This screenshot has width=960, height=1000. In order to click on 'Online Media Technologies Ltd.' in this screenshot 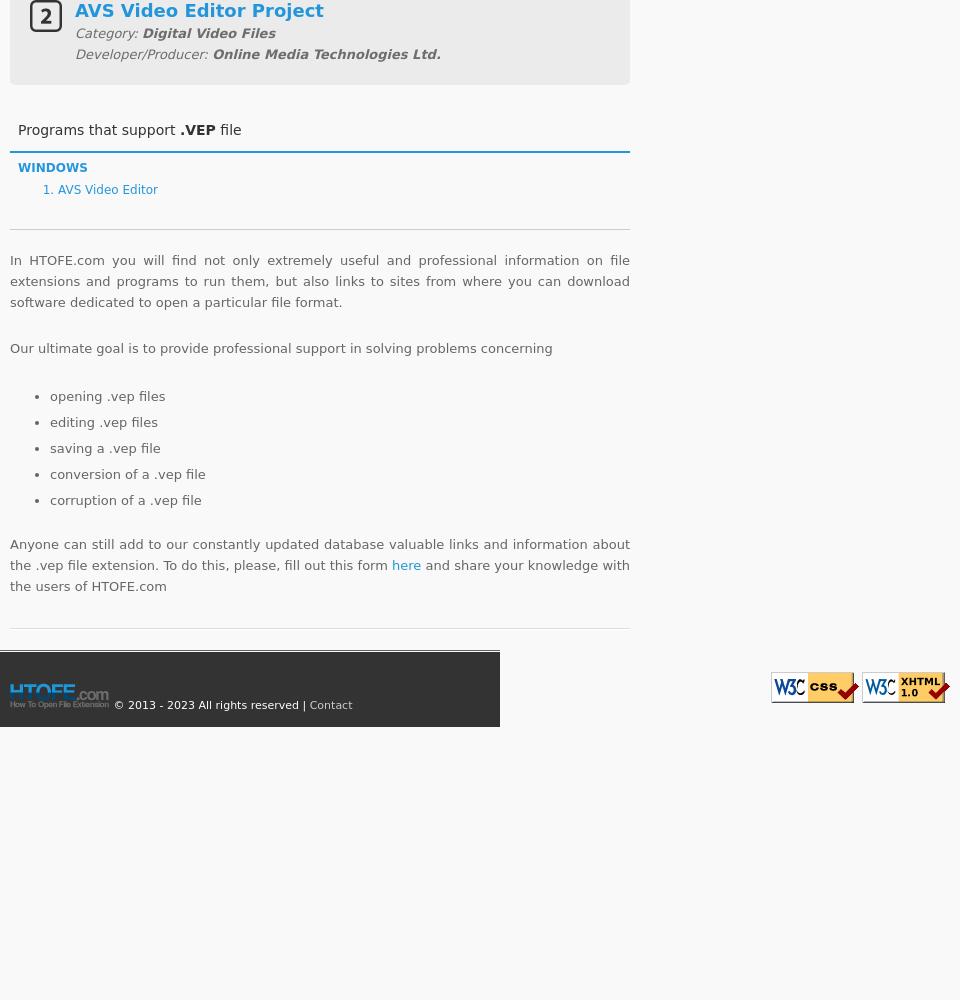, I will do `click(326, 53)`.